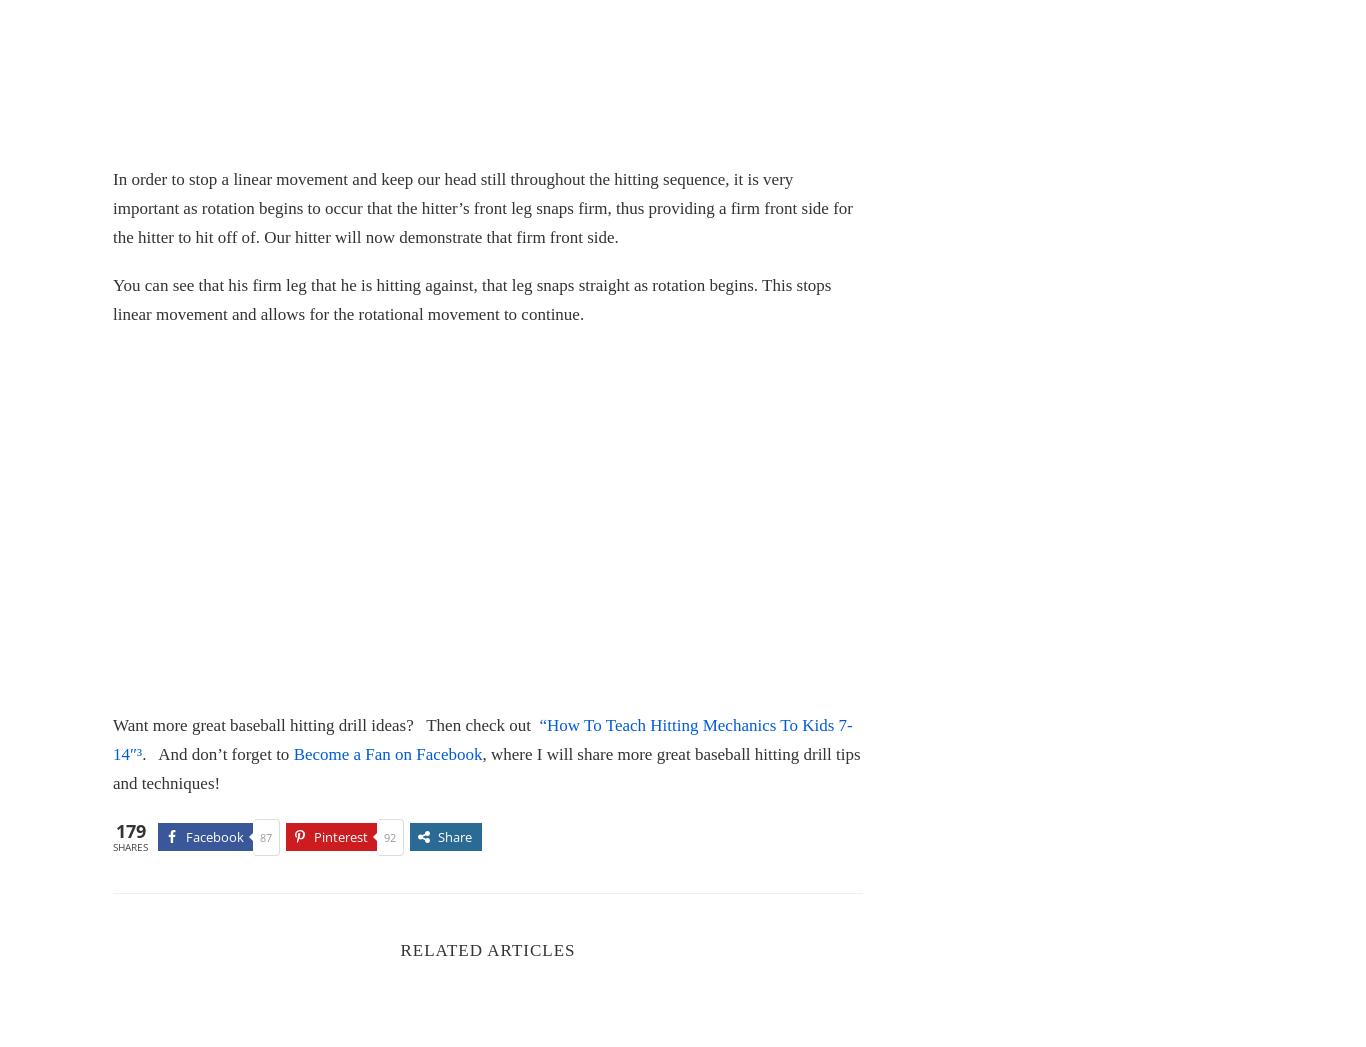  Describe the element at coordinates (482, 206) in the screenshot. I see `'In order to stop a linear movement and keep our head still throughout the hitting sequence, it is very important as rotation begins to occur that the hitter’s front leg snaps firm, thus providing a firm front side for the hitter to hit off of. Our hitter will now demonstrate that firm front side.'` at that location.